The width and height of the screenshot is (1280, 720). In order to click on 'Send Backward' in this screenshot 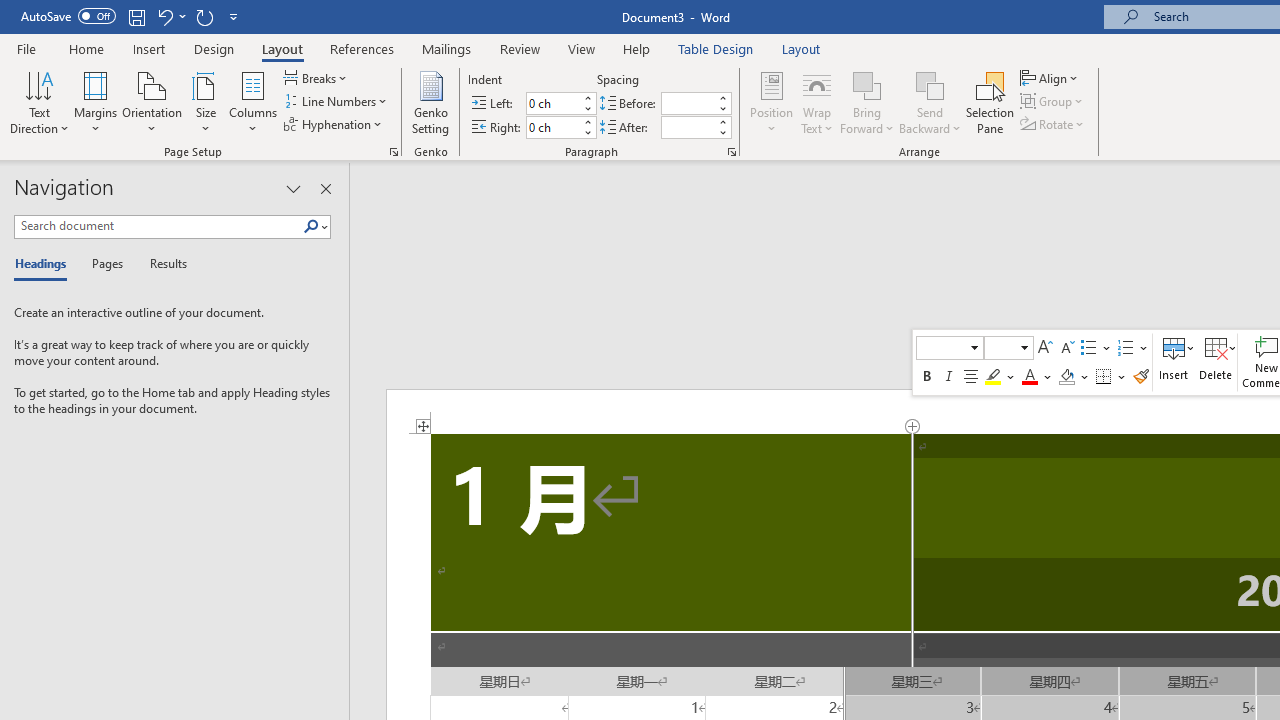, I will do `click(929, 84)`.